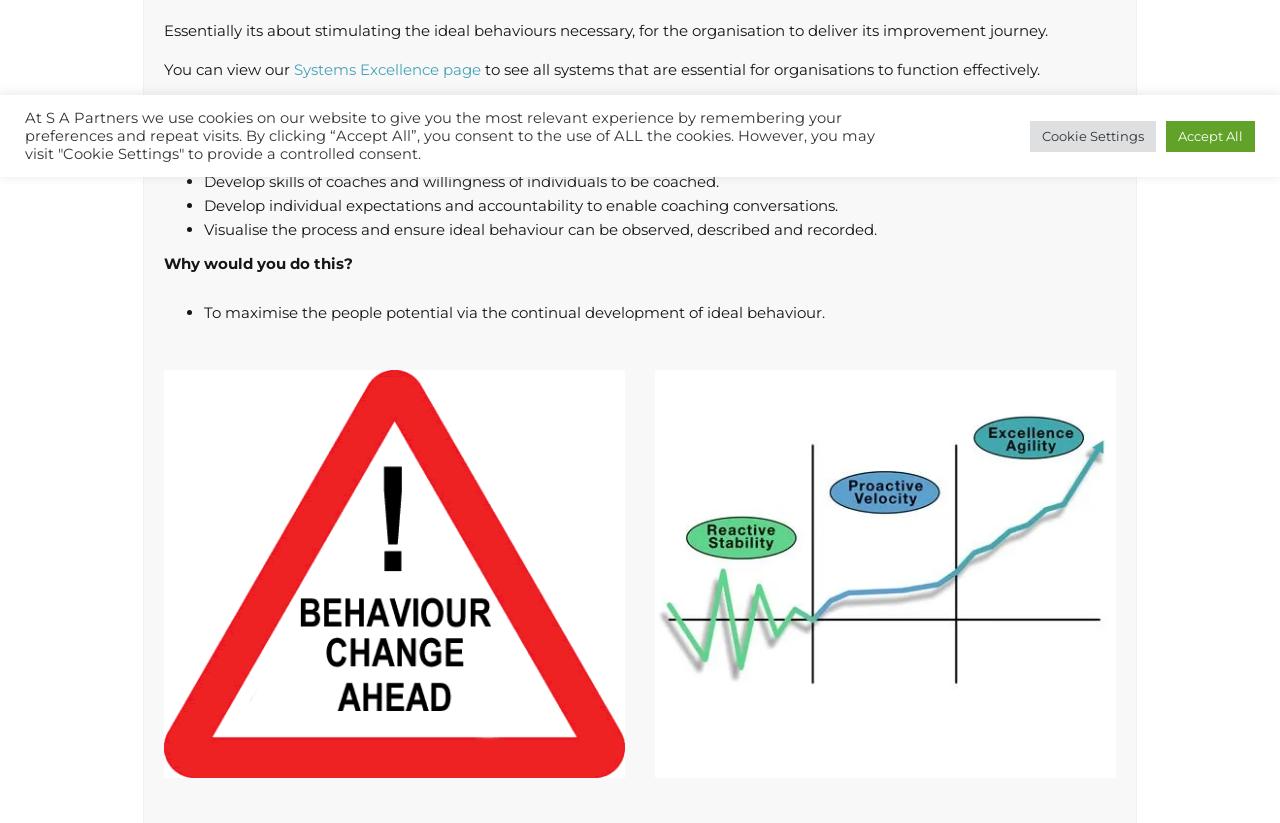  Describe the element at coordinates (163, 263) in the screenshot. I see `'Why would you do this?'` at that location.